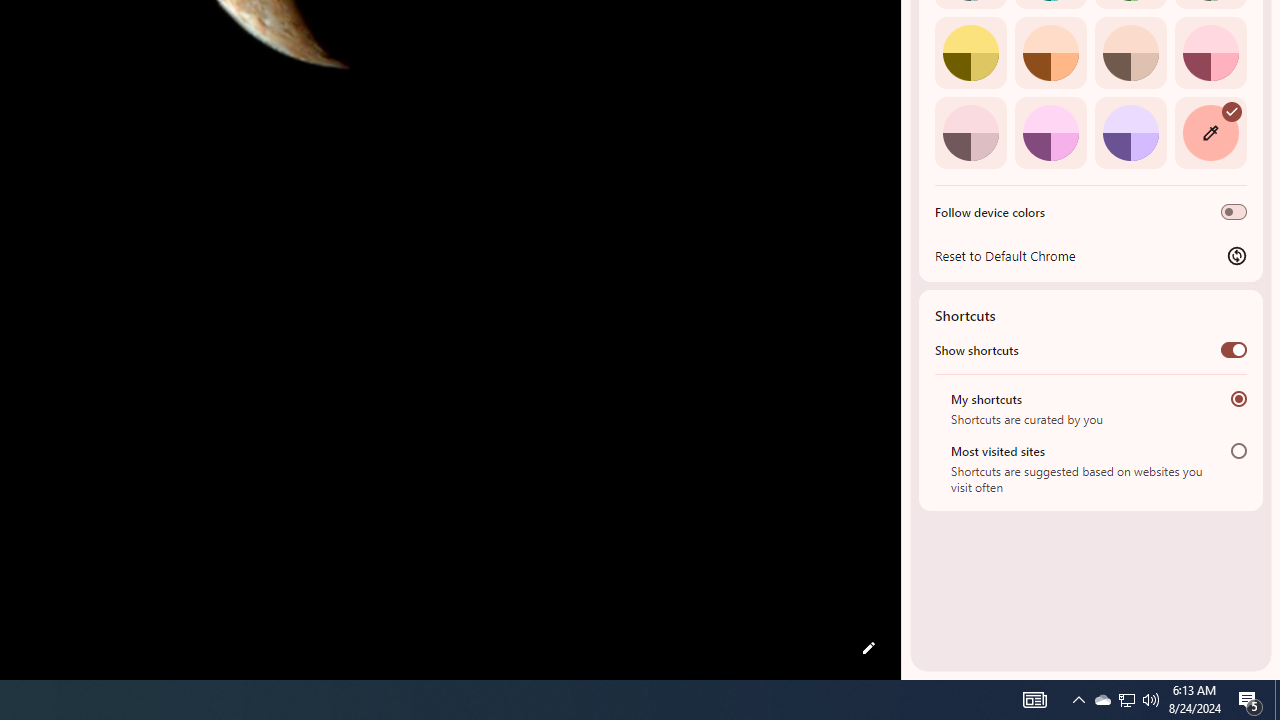 The width and height of the screenshot is (1280, 720). What do you see at coordinates (1238, 450) in the screenshot?
I see `'Most visited sites'` at bounding box center [1238, 450].